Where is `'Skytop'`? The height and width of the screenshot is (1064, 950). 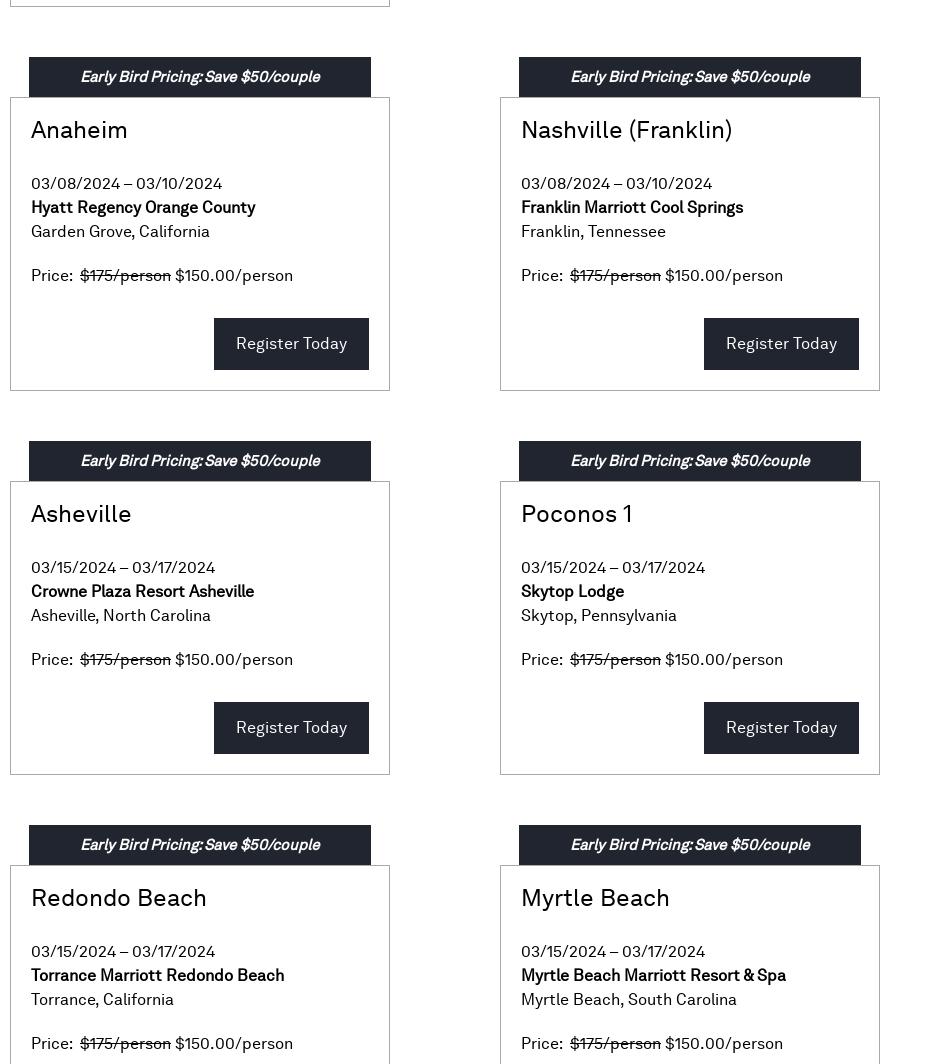
'Skytop' is located at coordinates (547, 615).